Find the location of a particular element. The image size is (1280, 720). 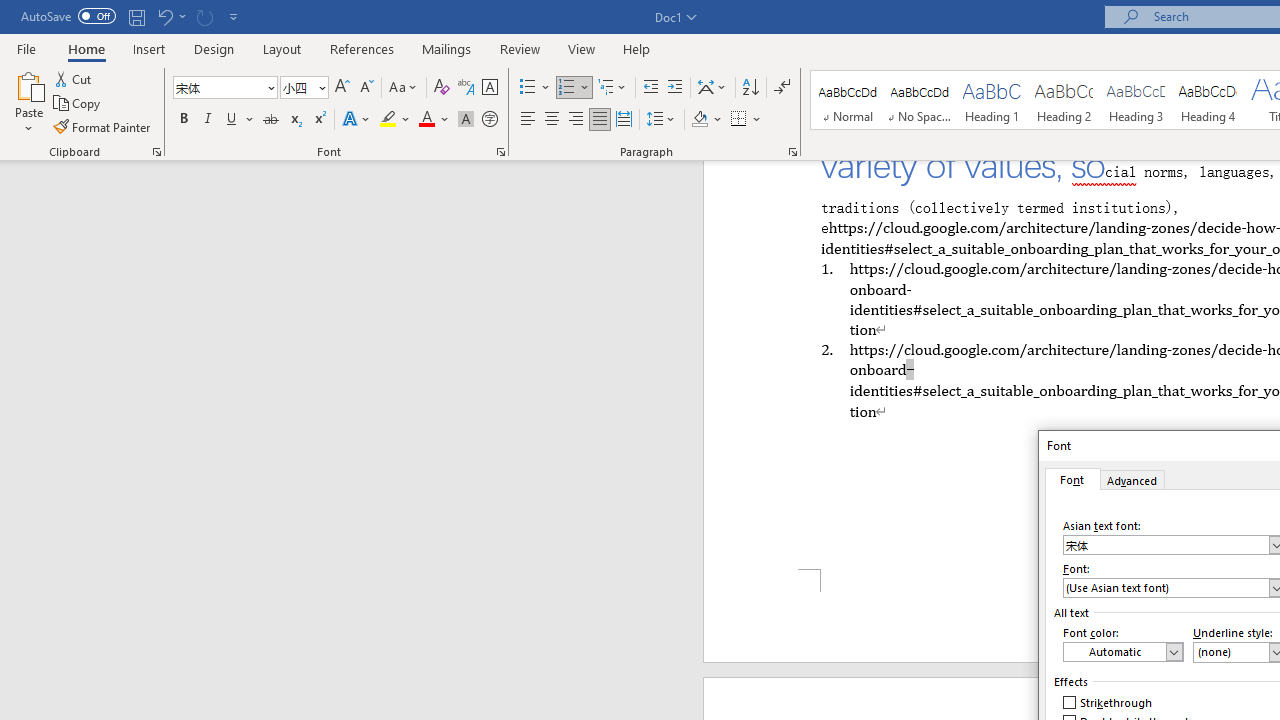

'Distributed' is located at coordinates (623, 119).